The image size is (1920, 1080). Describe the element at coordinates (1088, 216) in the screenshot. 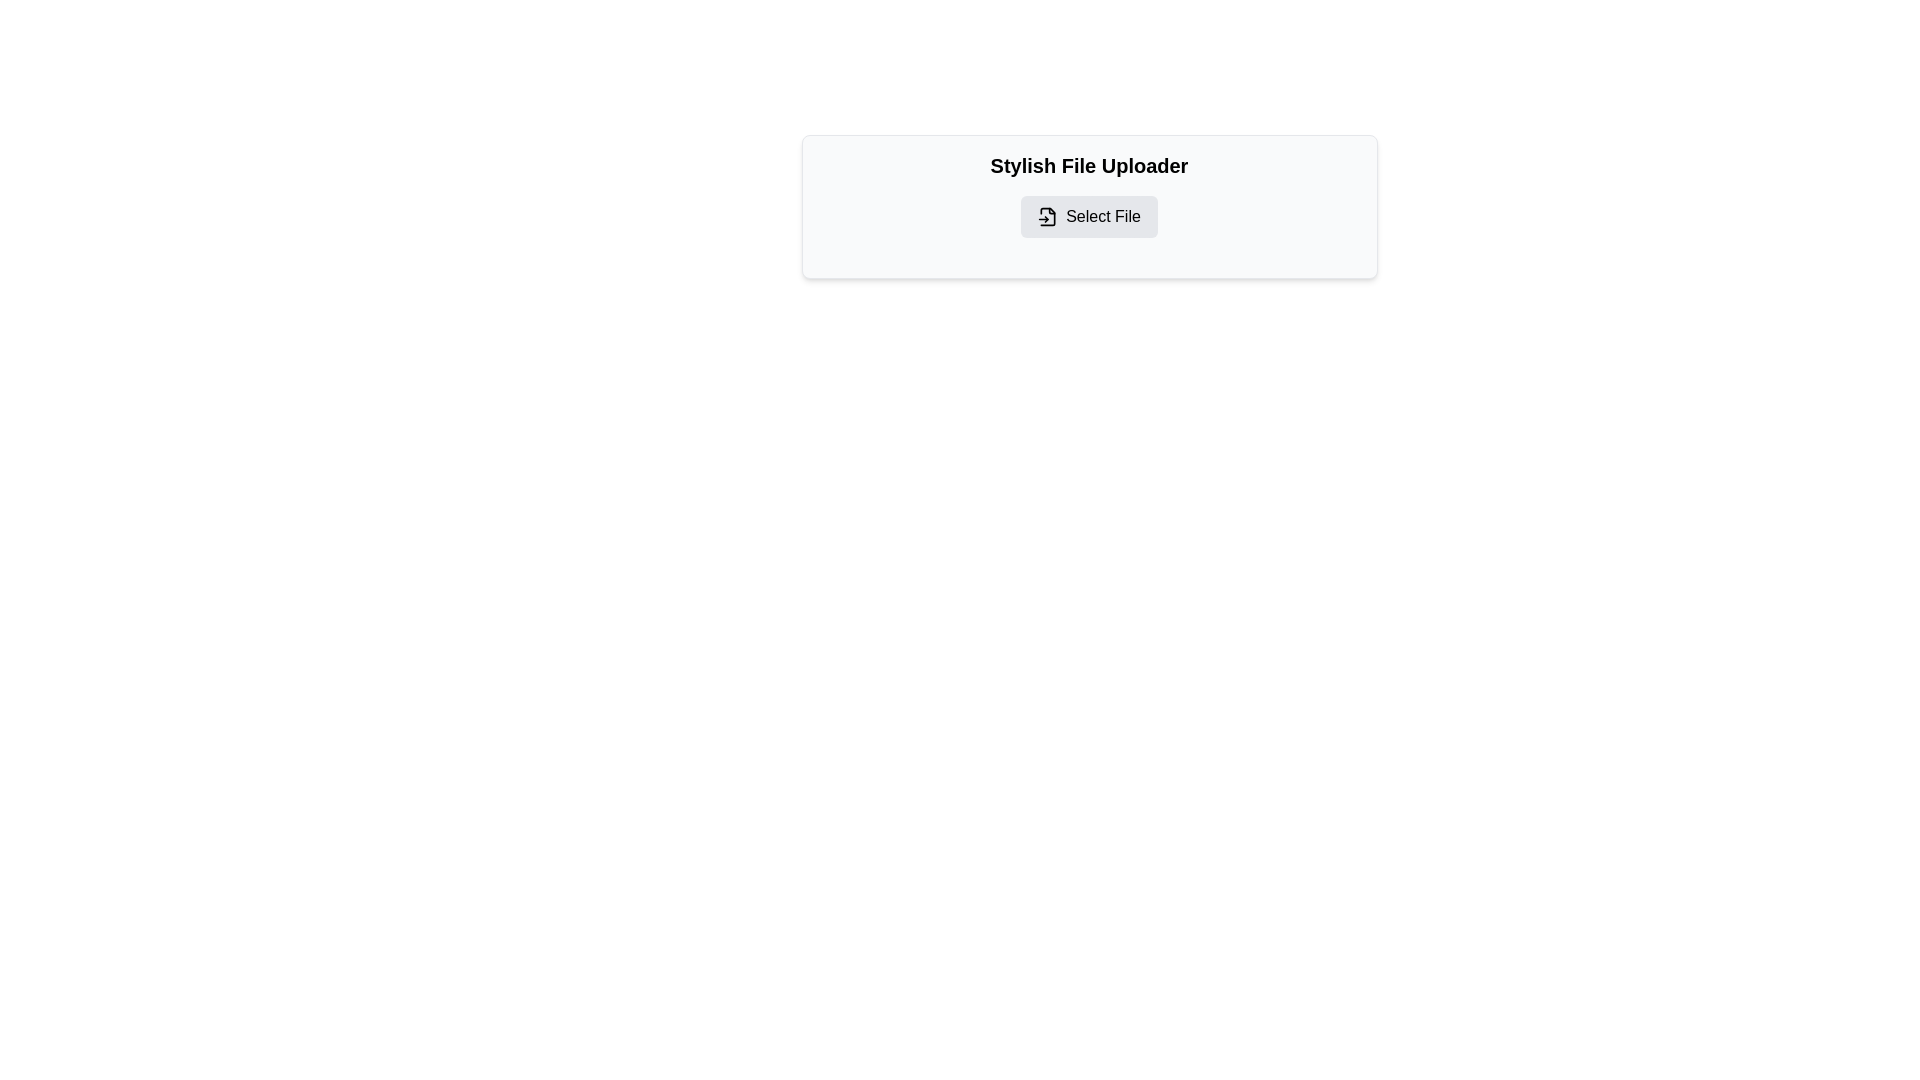

I see `the 'Select File' button styled as a file input selector, which has a gray background, rounded corners, dashed borders, and displays the text 'Select File' prominently. An icon resembling a file is positioned to the left of the text` at that location.